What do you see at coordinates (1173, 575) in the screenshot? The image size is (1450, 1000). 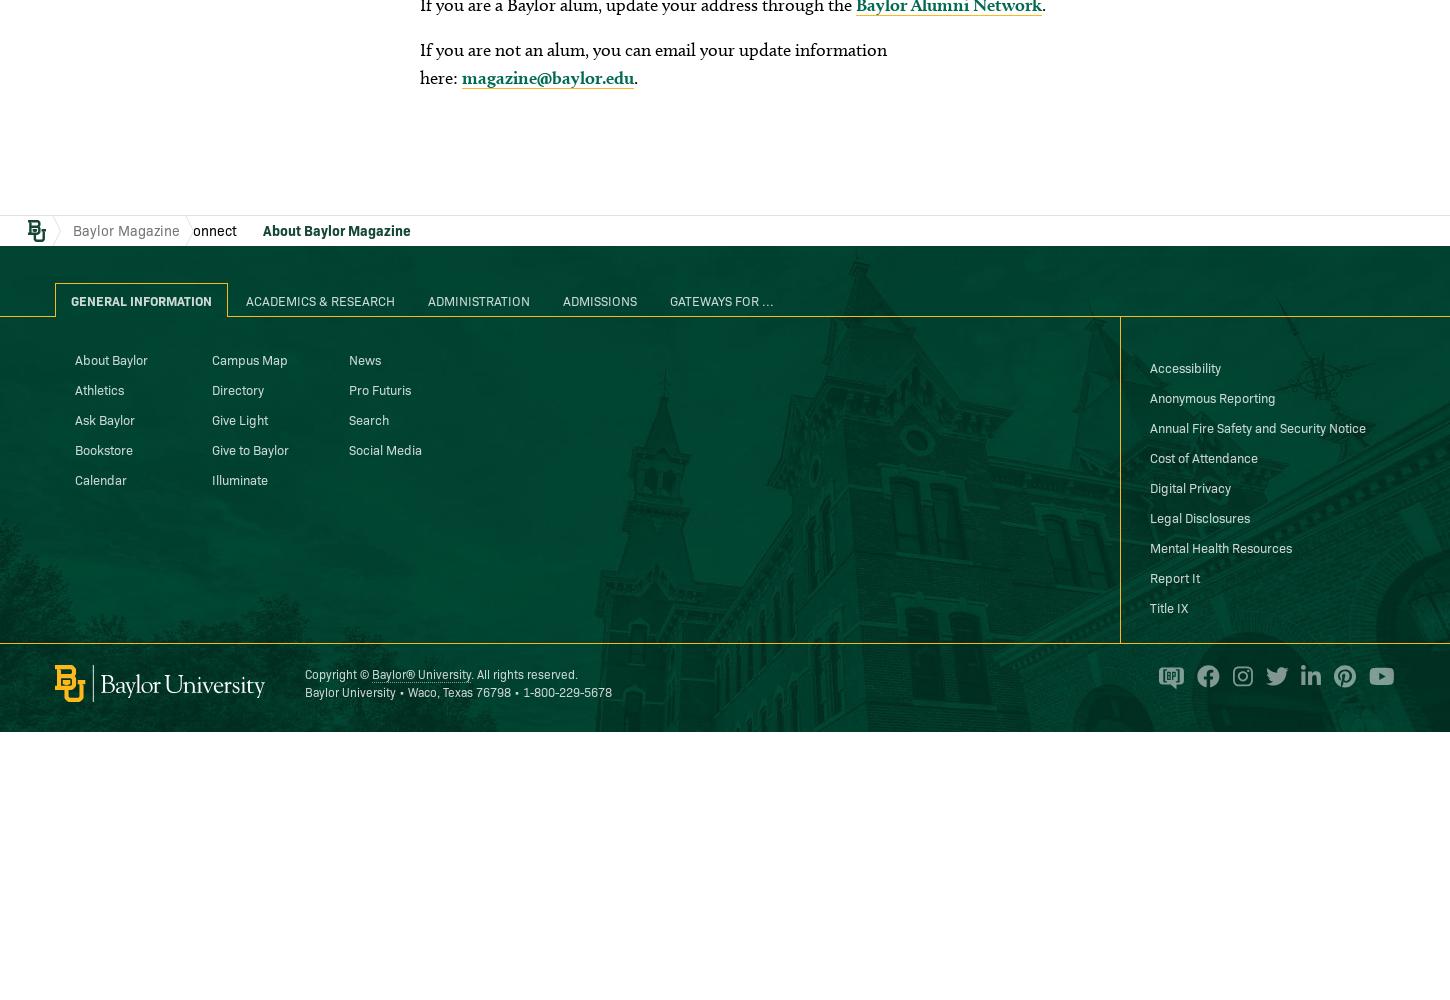 I see `'Report It'` at bounding box center [1173, 575].